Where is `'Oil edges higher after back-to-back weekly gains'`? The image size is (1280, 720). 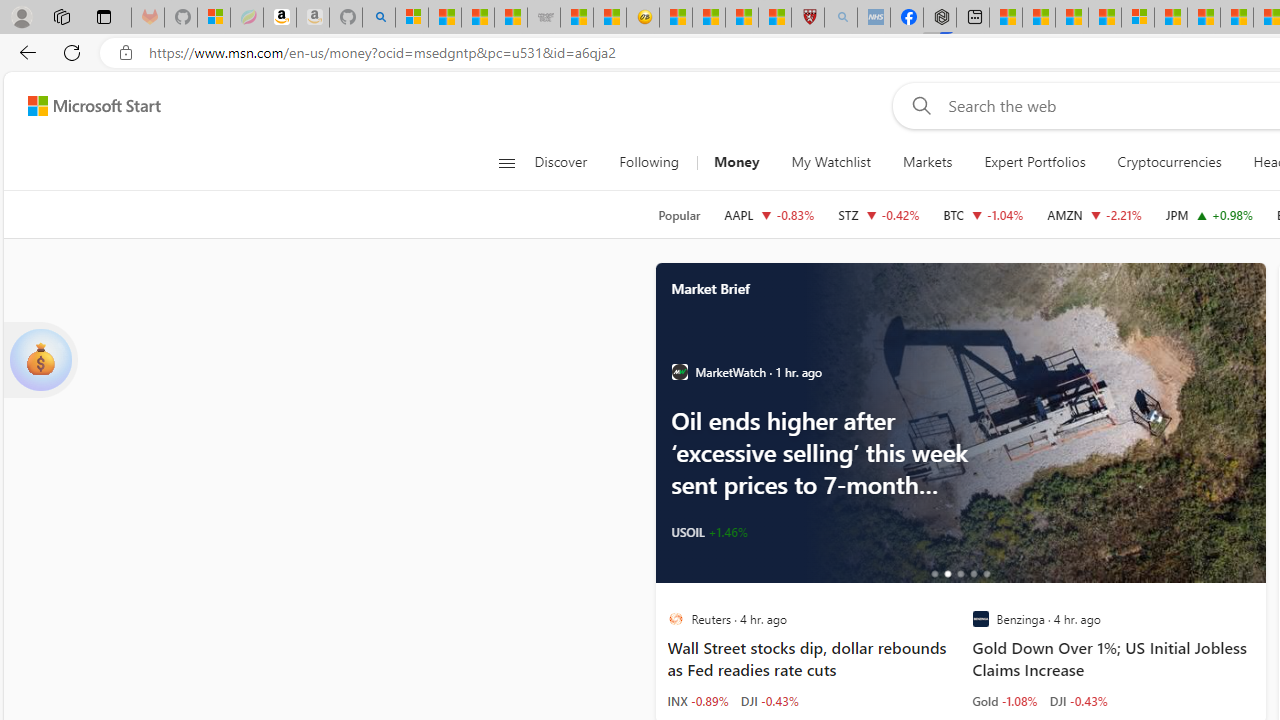
'Oil edges higher after back-to-back weekly gains' is located at coordinates (1031, 422).